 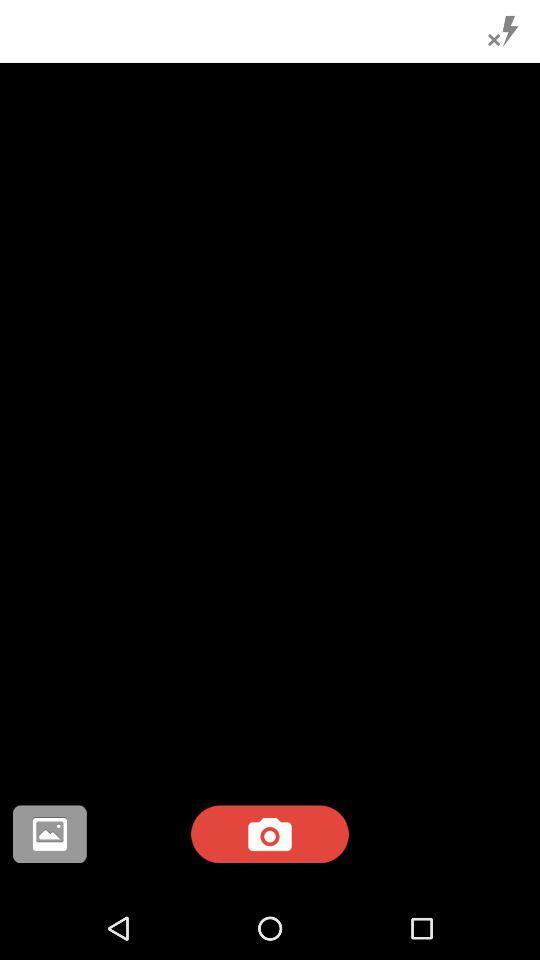 I want to click on the flash icon, so click(x=502, y=30).